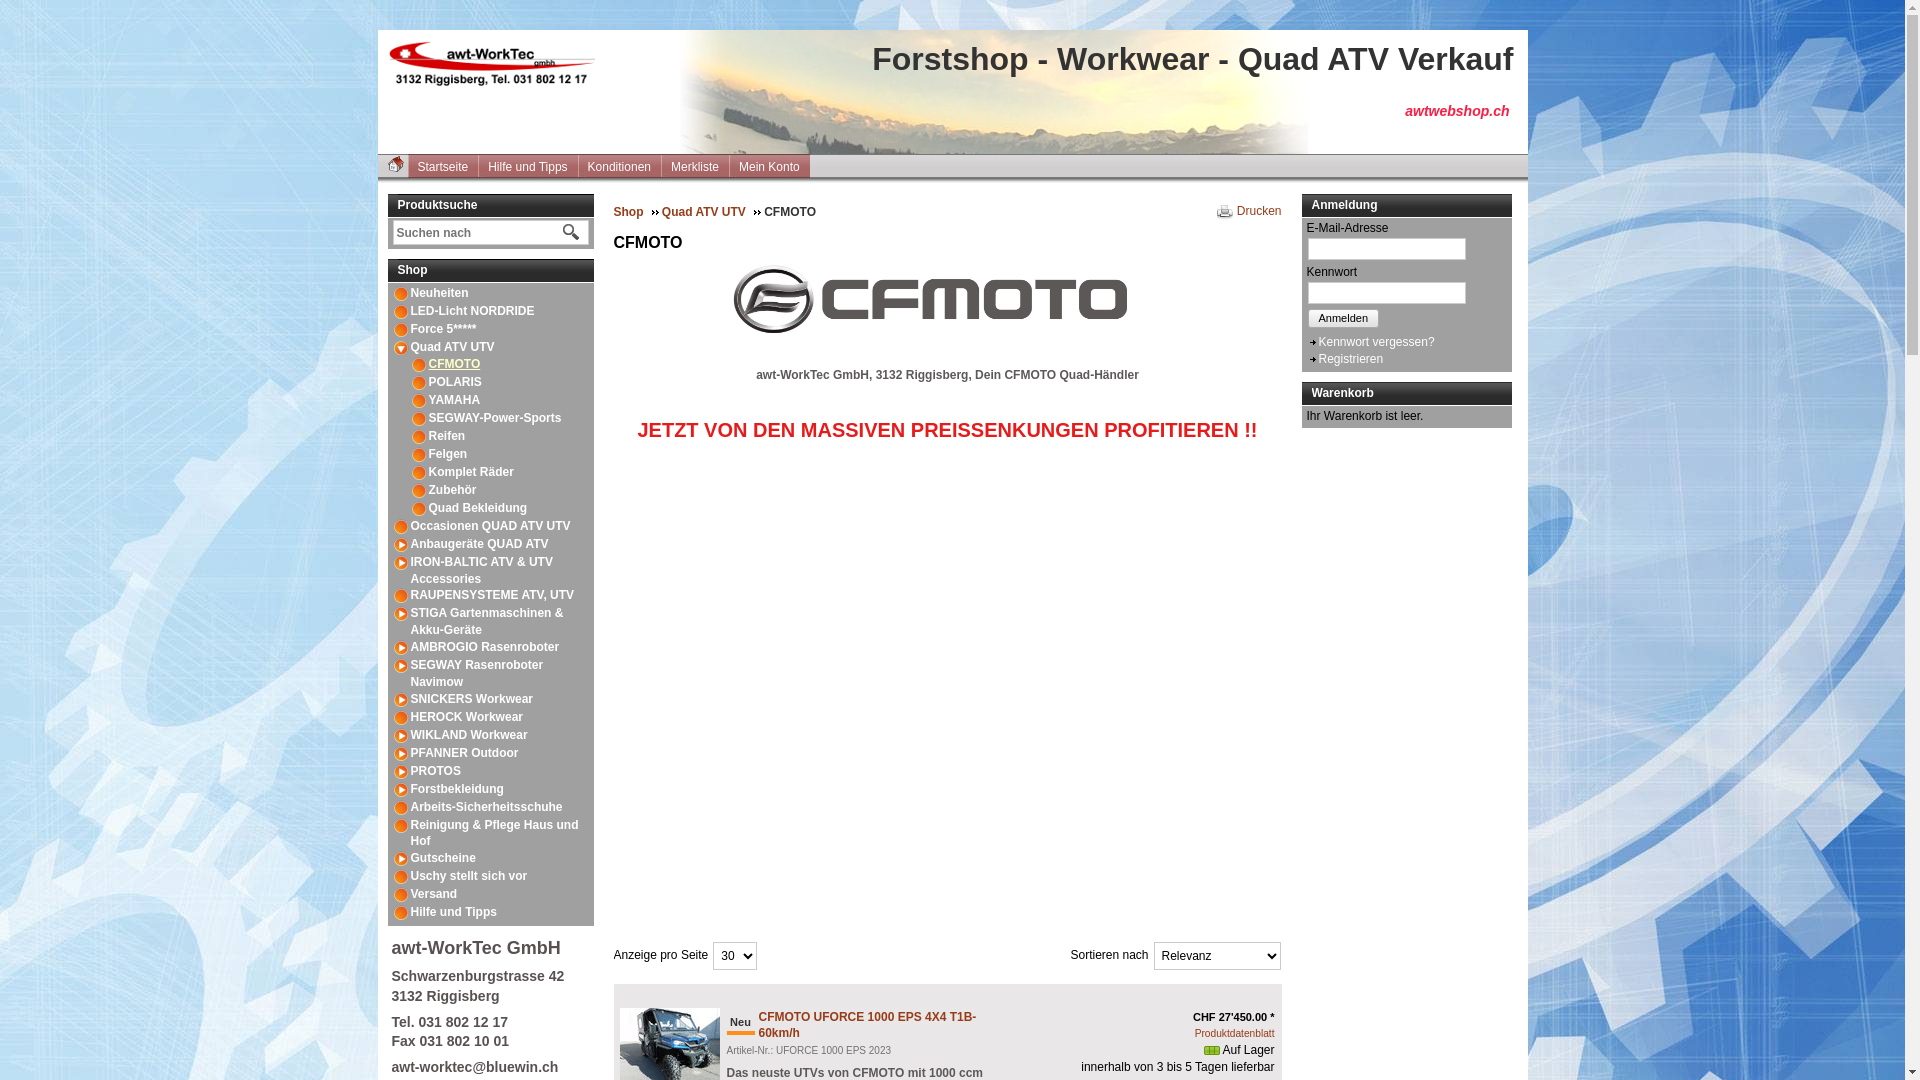 The height and width of the screenshot is (1080, 1920). Describe the element at coordinates (1344, 317) in the screenshot. I see `'Anmelden'` at that location.